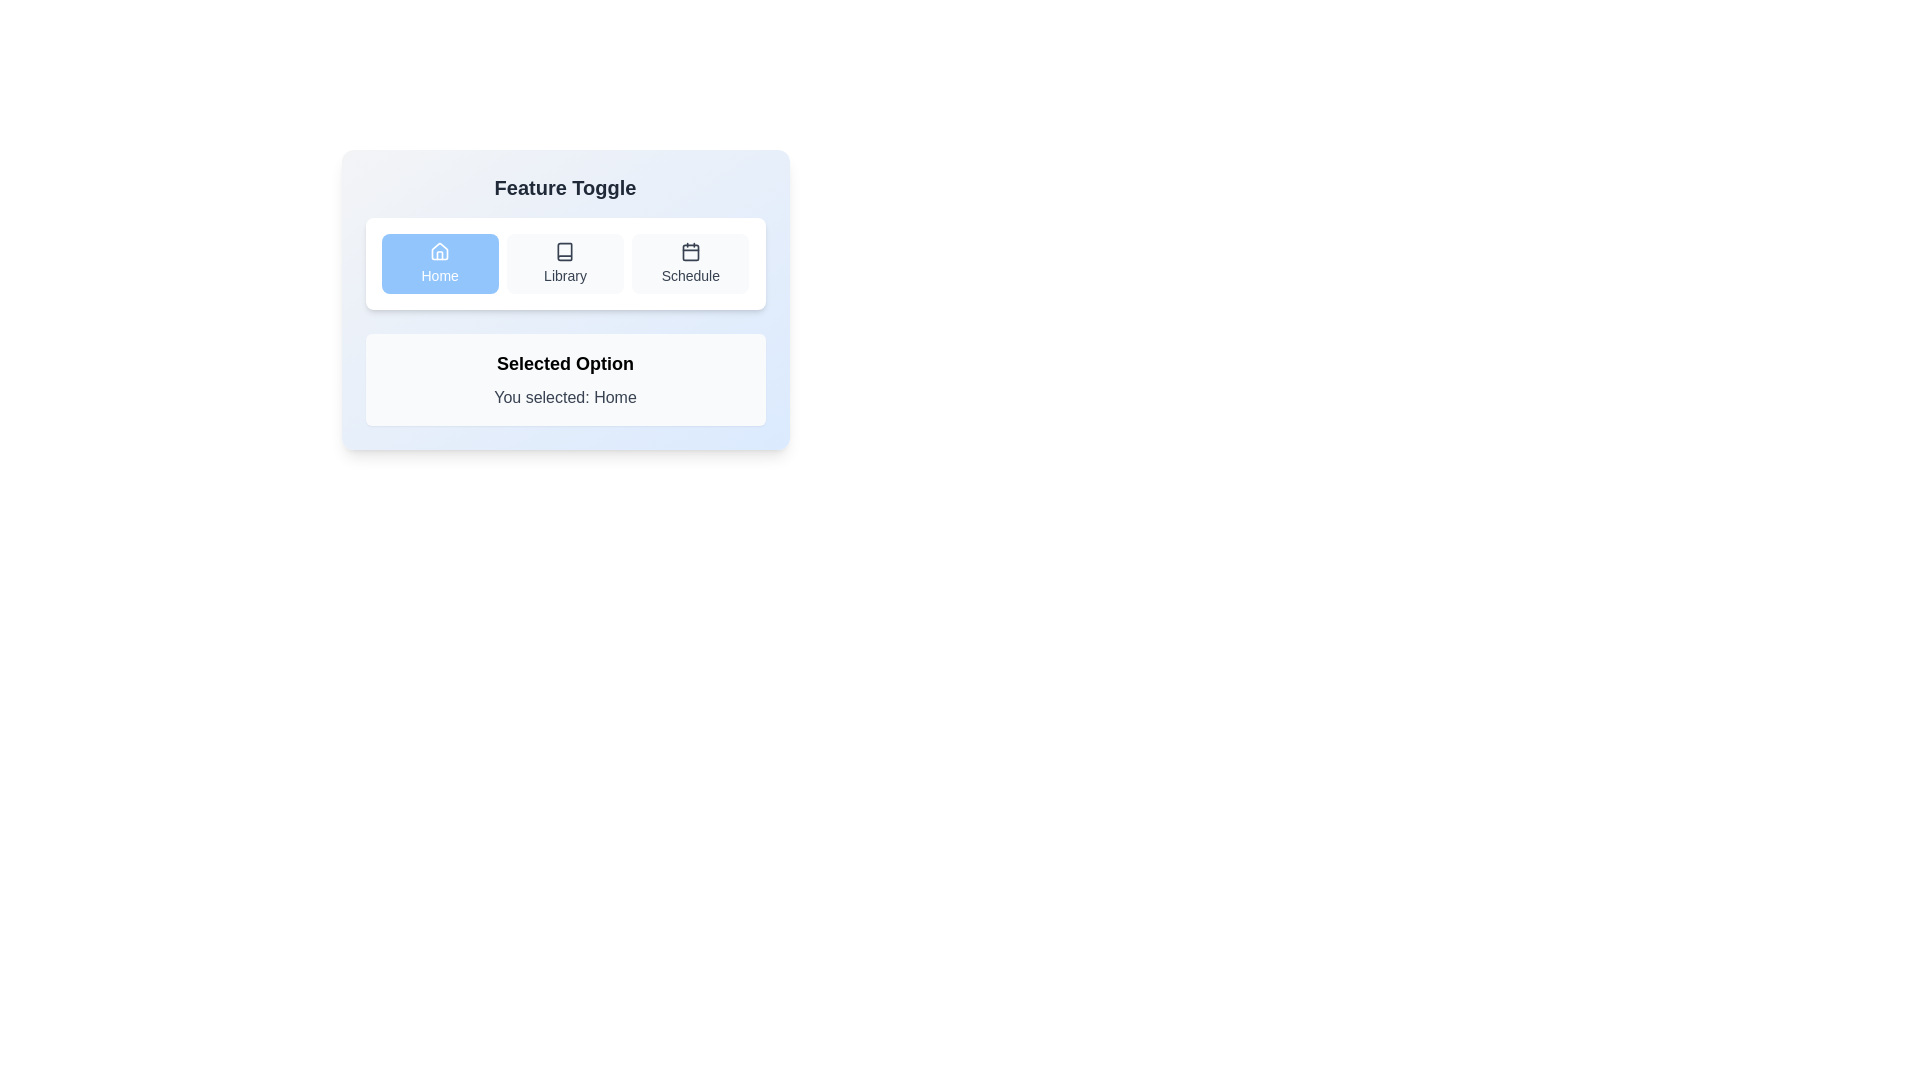 Image resolution: width=1920 pixels, height=1080 pixels. Describe the element at coordinates (564, 262) in the screenshot. I see `the 'Library' button which is centrally positioned between 'Home' and 'Schedule' toggle options for keyboard navigation` at that location.